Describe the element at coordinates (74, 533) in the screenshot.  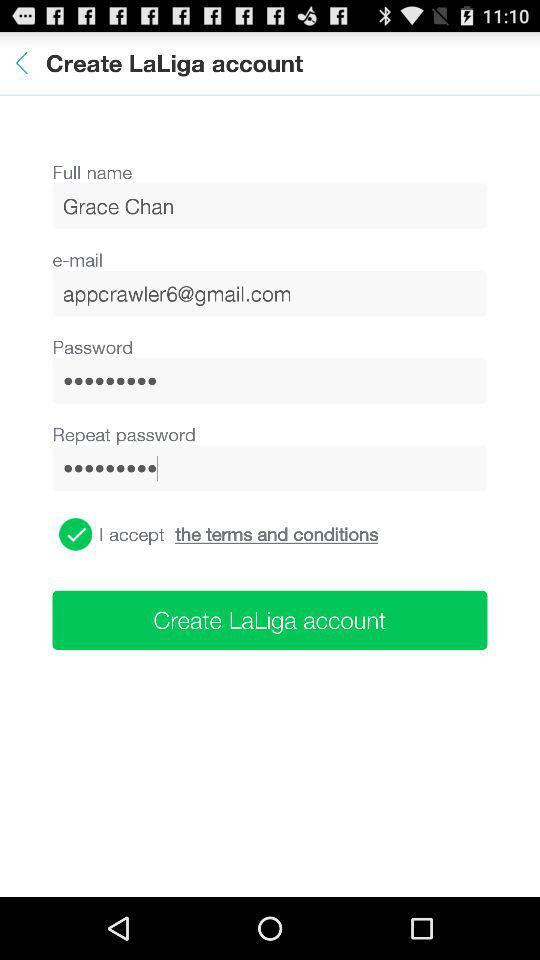
I see `the item below the crowd3116` at that location.